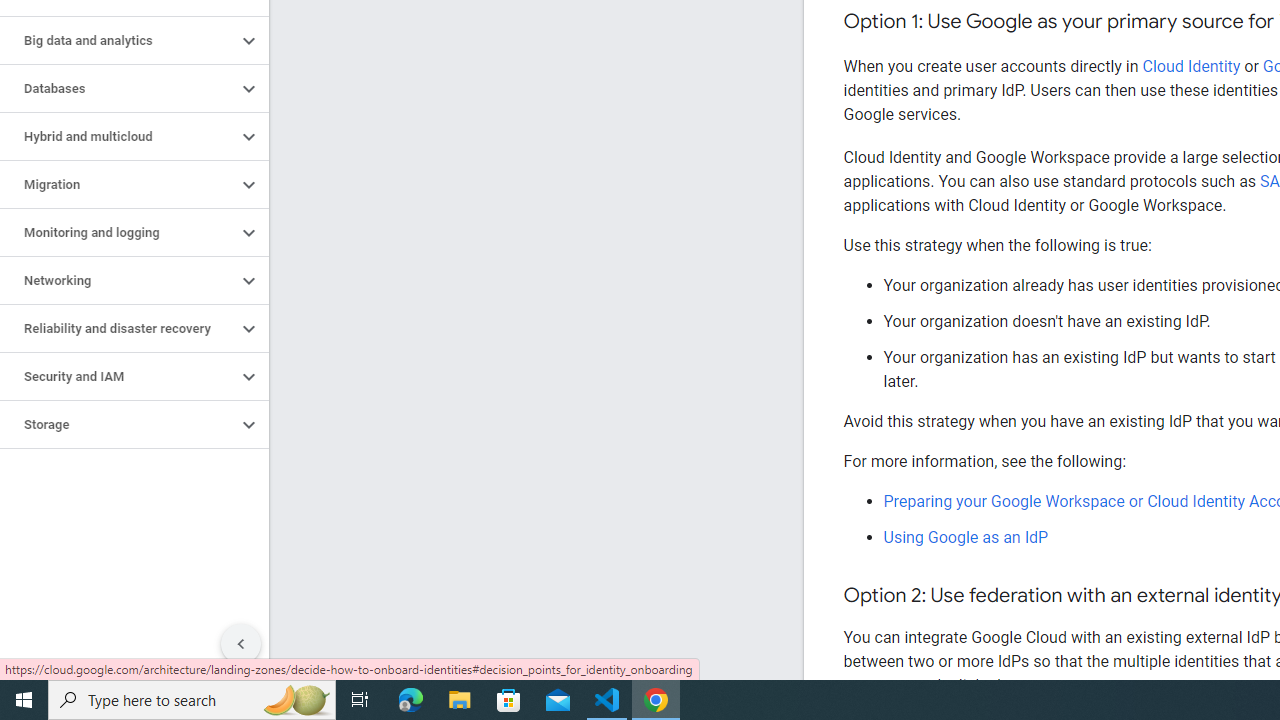 The height and width of the screenshot is (720, 1280). I want to click on 'Monitoring and logging', so click(117, 231).